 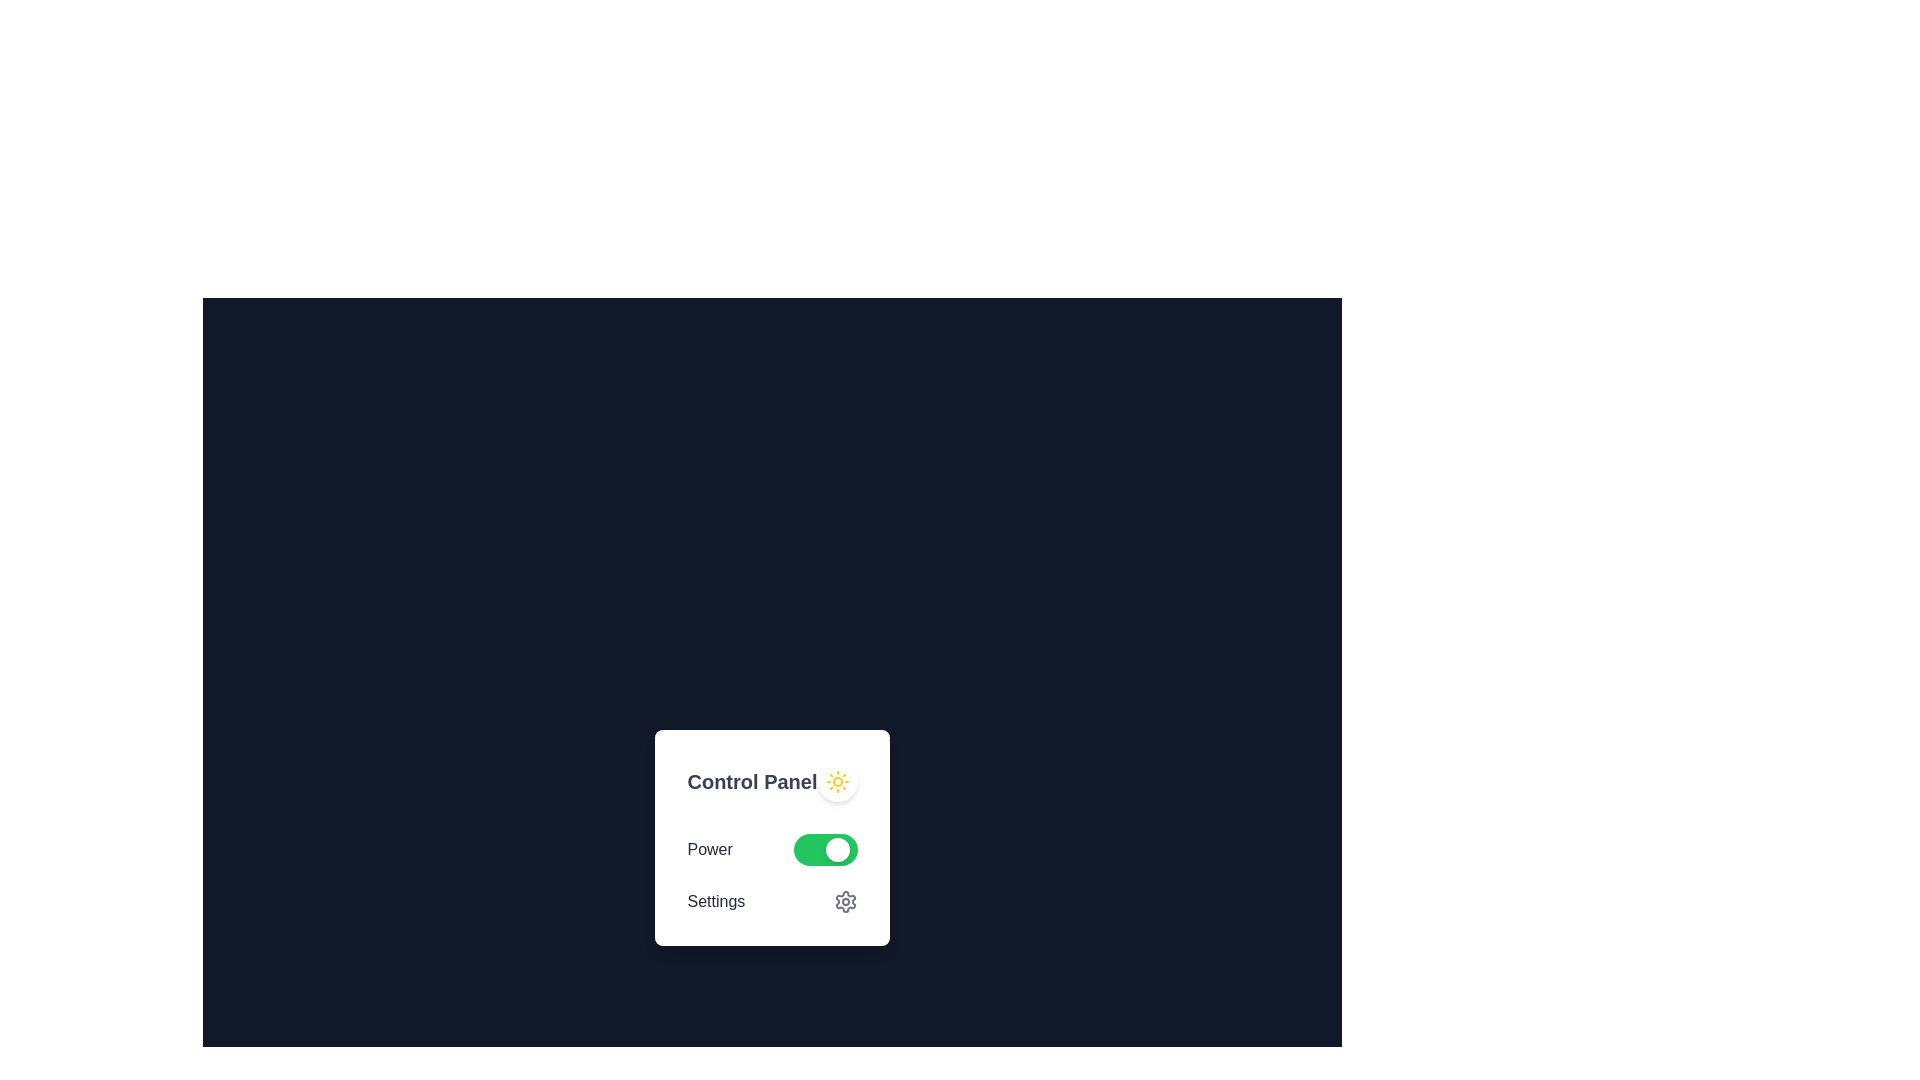 I want to click on the circular toggle switch handle, located at the rightmost position of the green track below the 'Power' label, so click(x=837, y=849).